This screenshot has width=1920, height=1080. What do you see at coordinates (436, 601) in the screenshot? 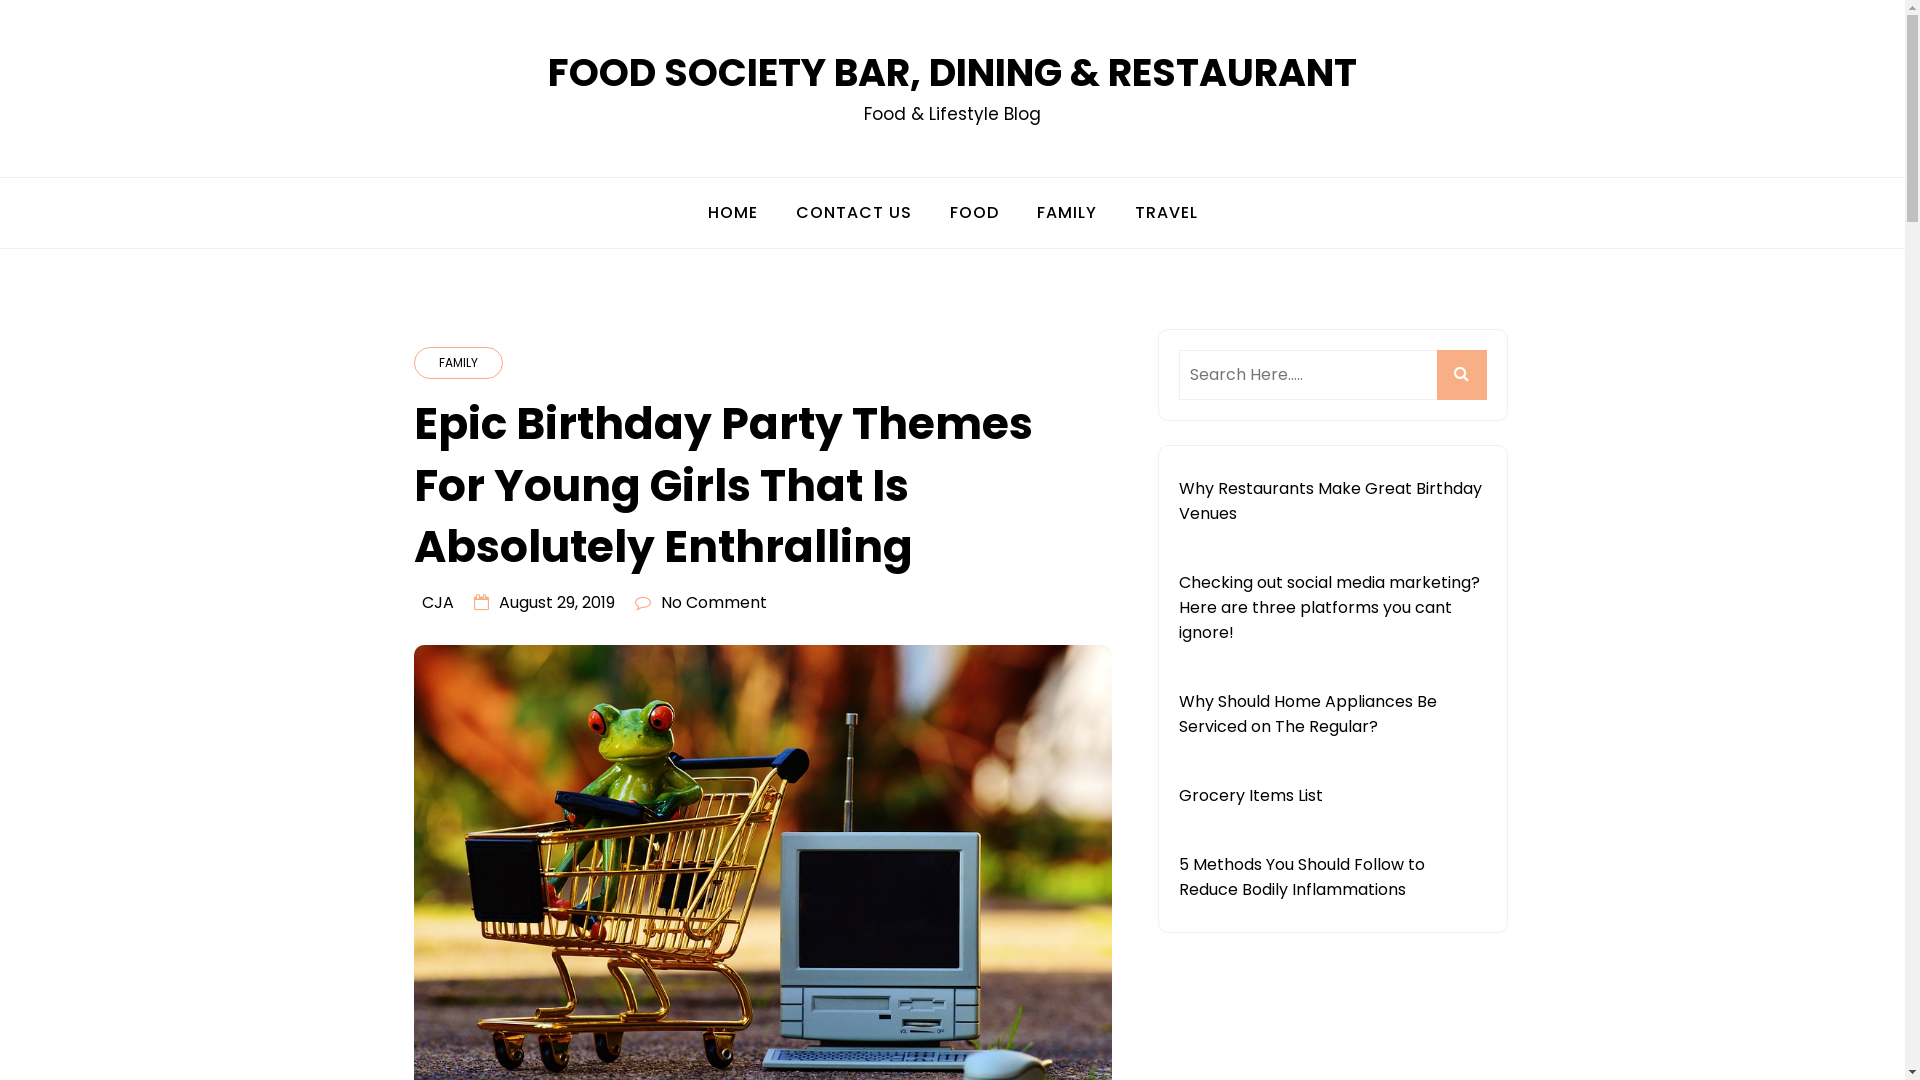
I see `'CJA'` at bounding box center [436, 601].